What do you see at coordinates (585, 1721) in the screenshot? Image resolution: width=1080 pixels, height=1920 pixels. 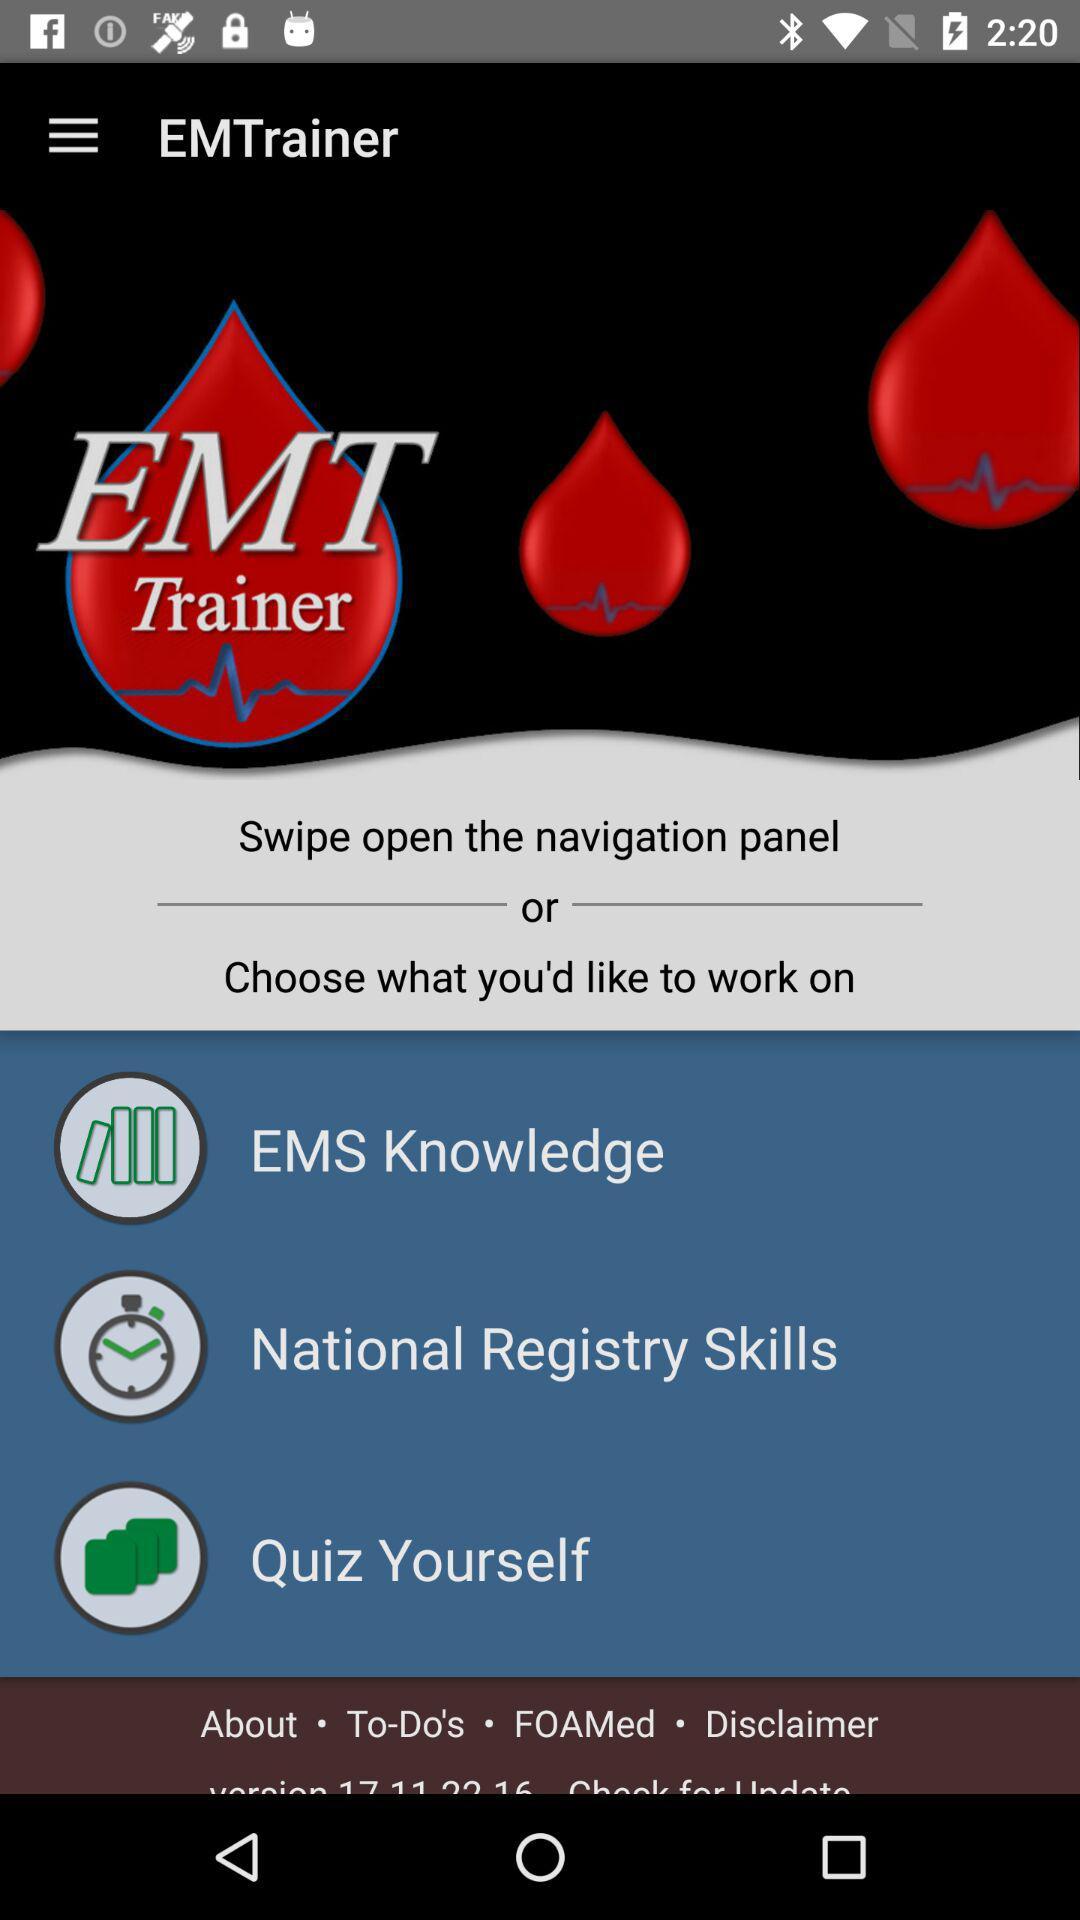 I see `foamed` at bounding box center [585, 1721].